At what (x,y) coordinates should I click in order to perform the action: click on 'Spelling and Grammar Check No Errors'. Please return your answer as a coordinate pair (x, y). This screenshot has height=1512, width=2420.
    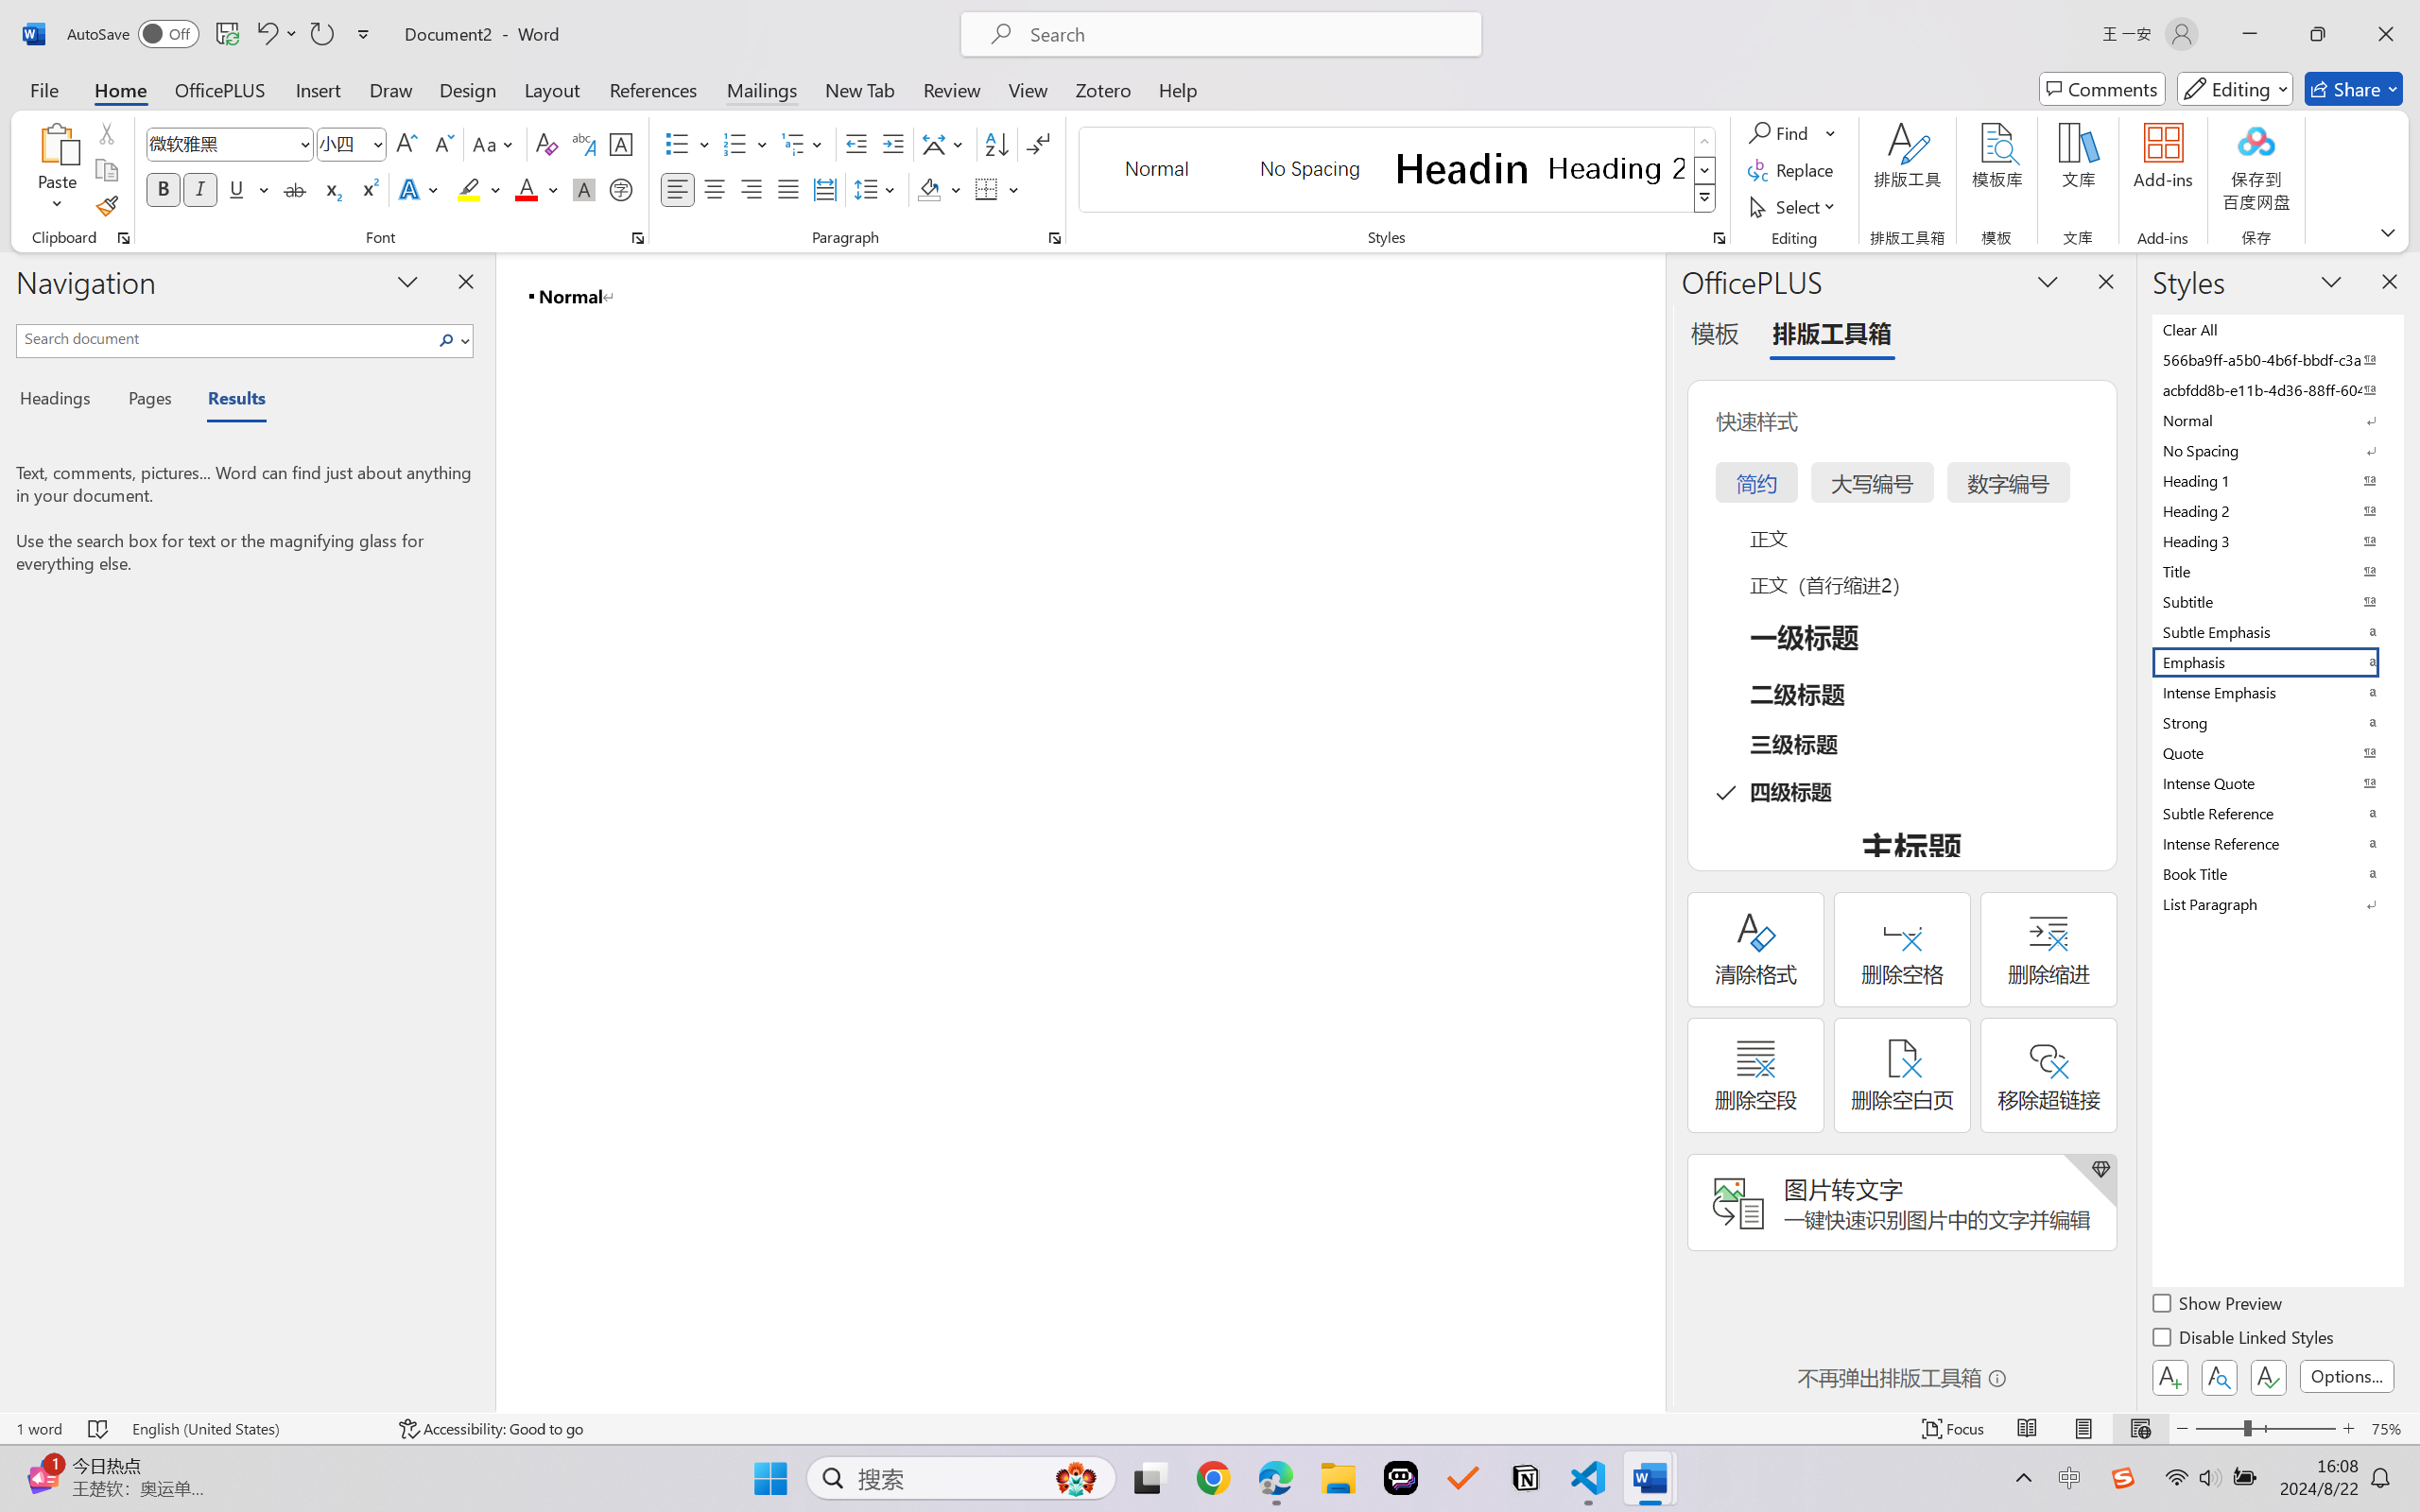
    Looking at the image, I should click on (97, 1428).